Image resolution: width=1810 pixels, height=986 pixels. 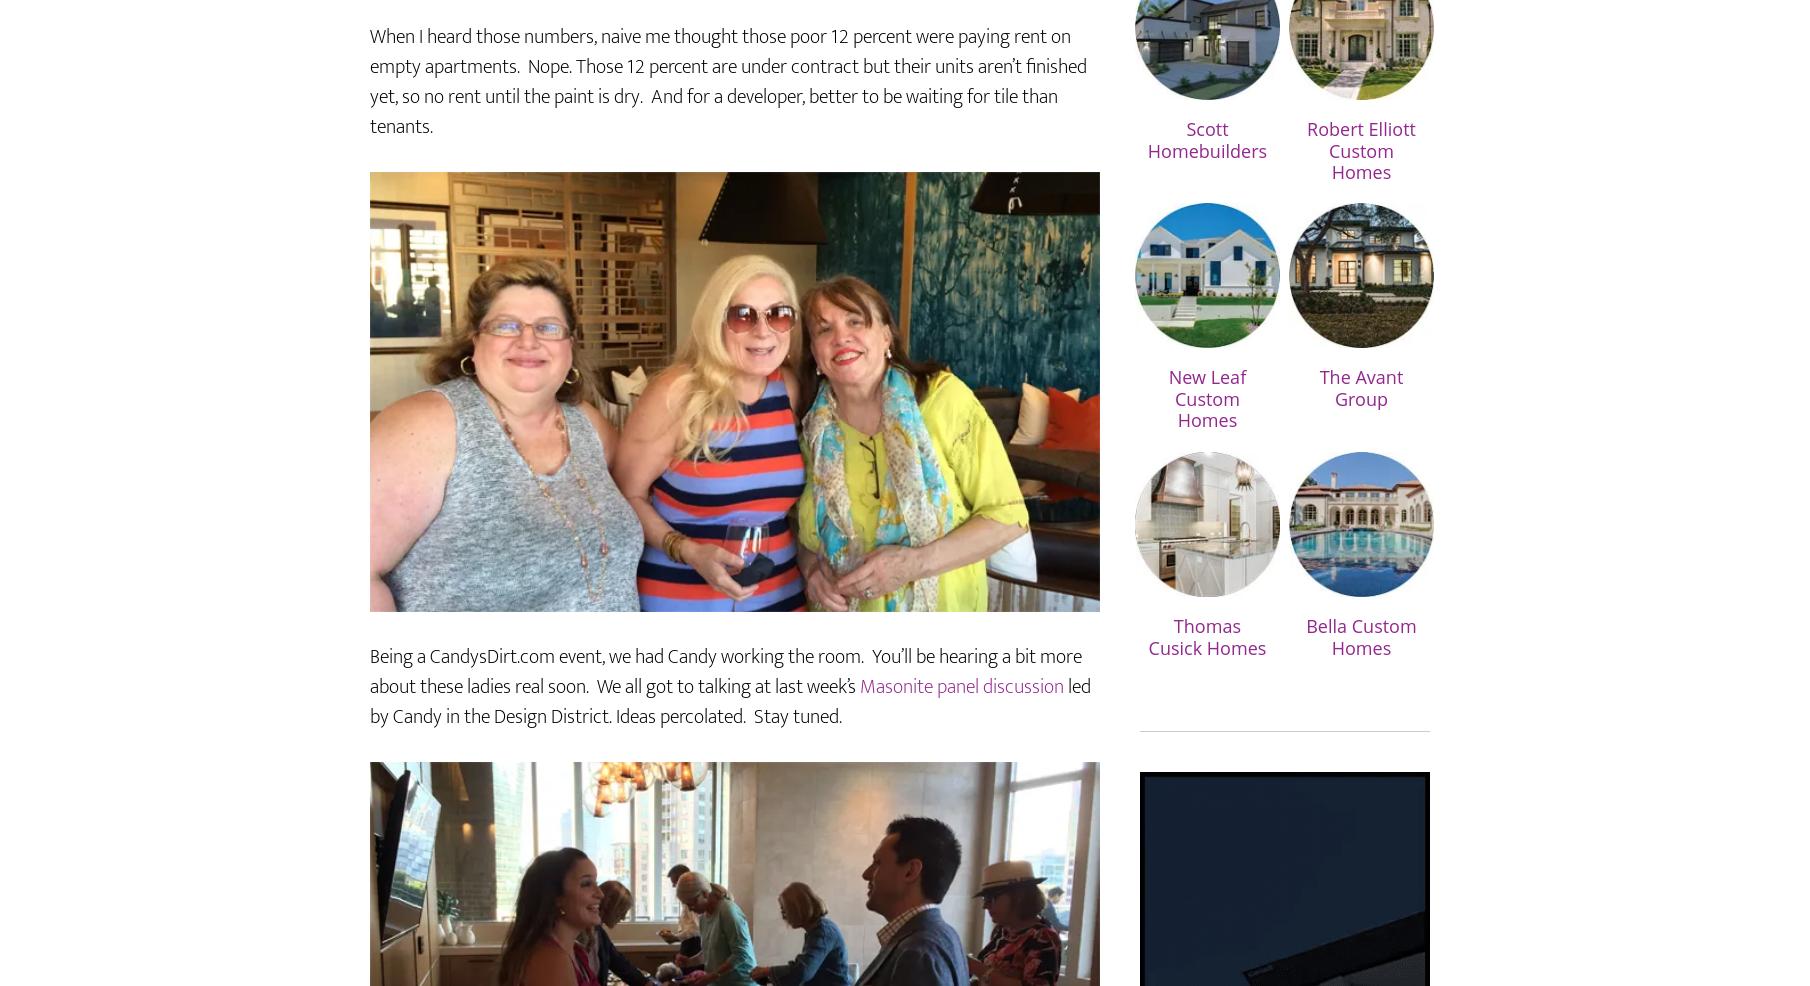 What do you see at coordinates (1148, 693) in the screenshot?
I see `'Thomas Cusick Homes'` at bounding box center [1148, 693].